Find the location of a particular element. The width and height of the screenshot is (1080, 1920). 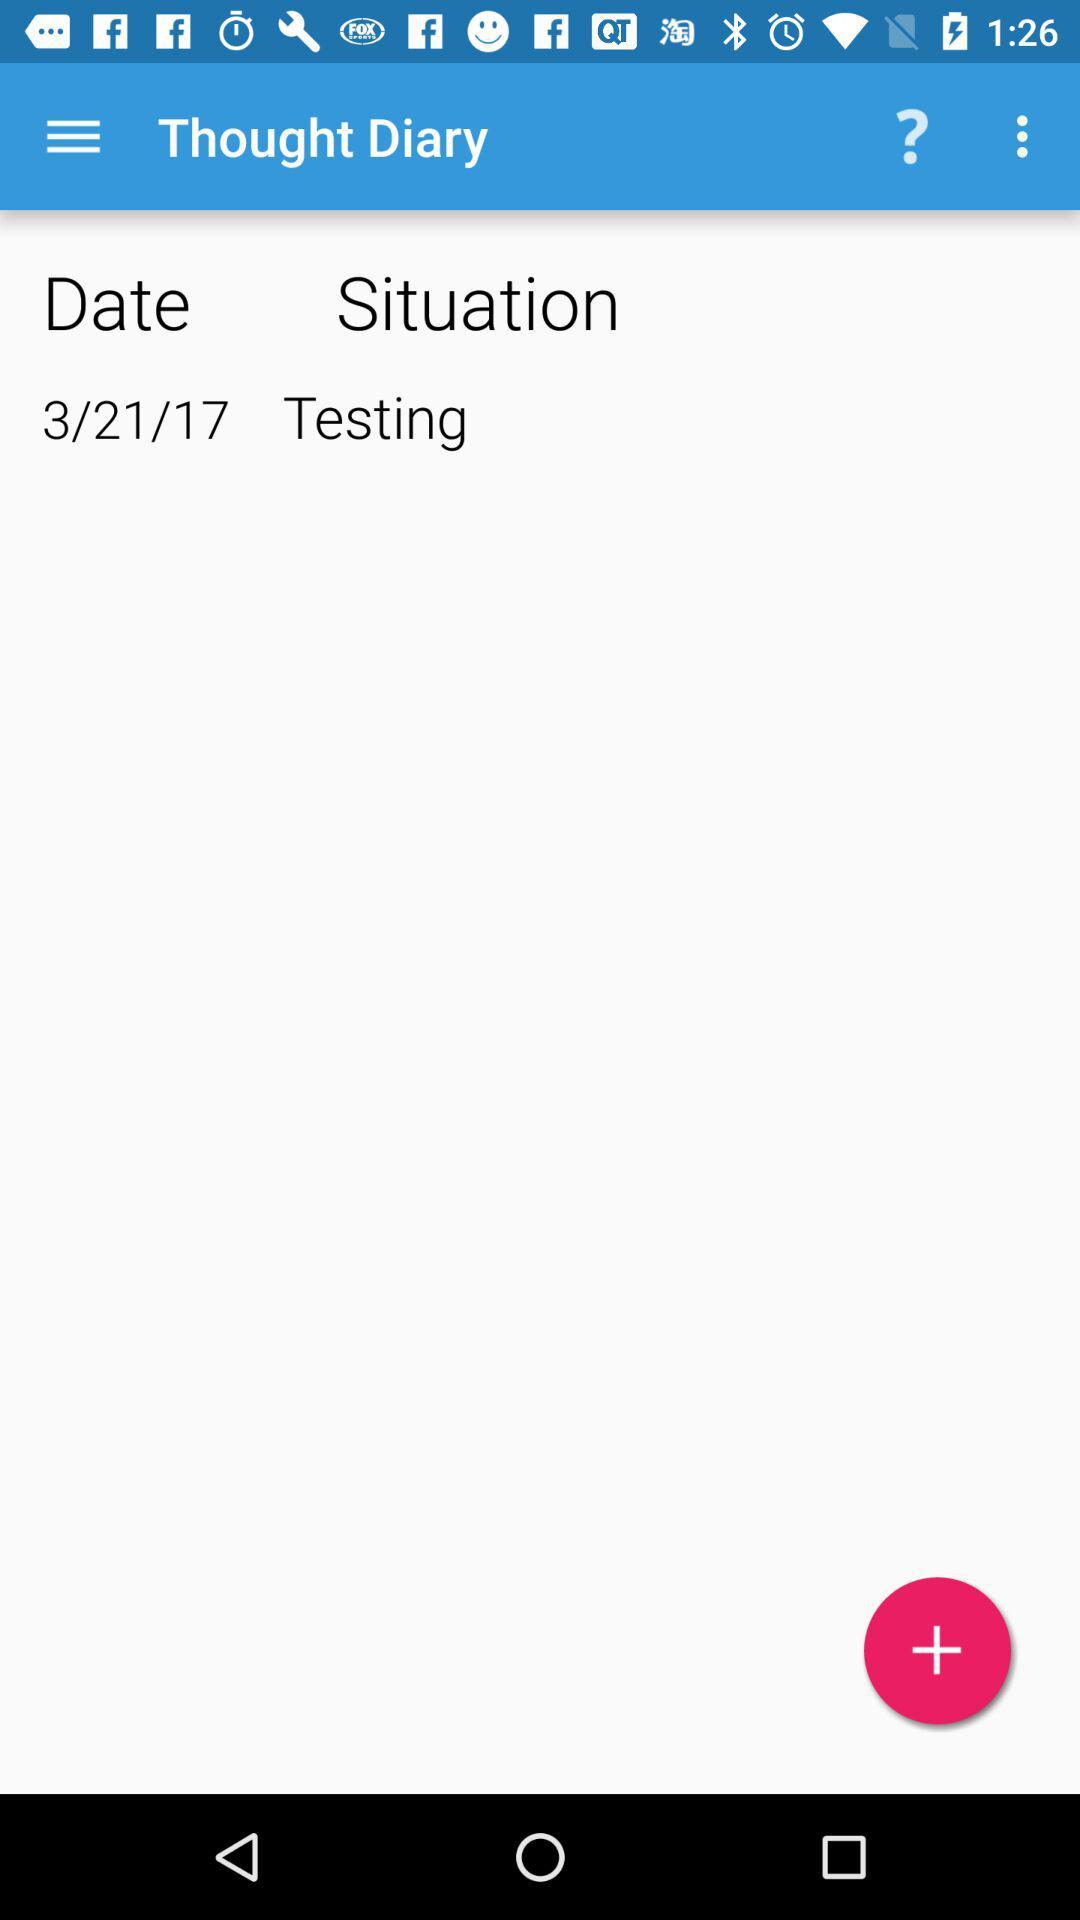

the 3/21/17 item is located at coordinates (135, 417).